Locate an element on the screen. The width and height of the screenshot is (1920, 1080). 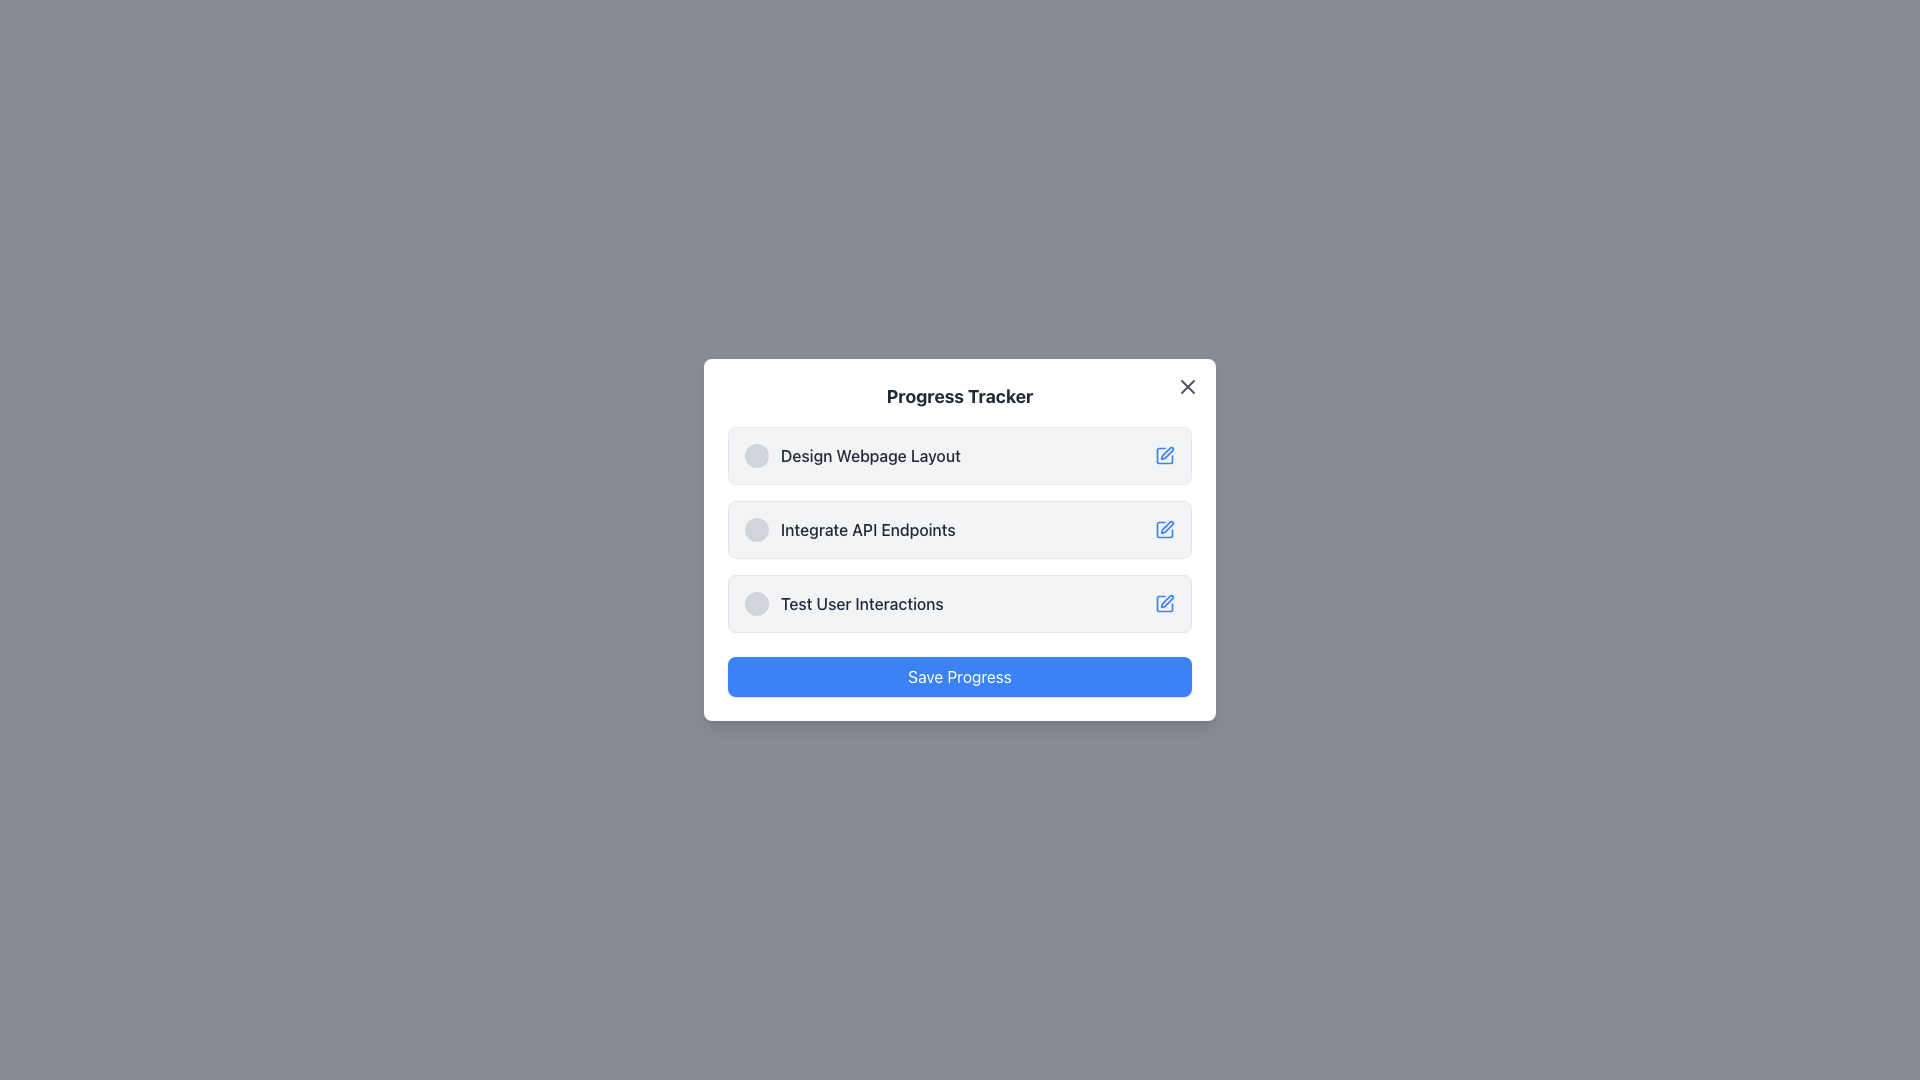
the Text Label displaying 'Test User Interactions' located in the third line item of a vertical list inside a centered modal, to the left of a circular icon button is located at coordinates (862, 603).